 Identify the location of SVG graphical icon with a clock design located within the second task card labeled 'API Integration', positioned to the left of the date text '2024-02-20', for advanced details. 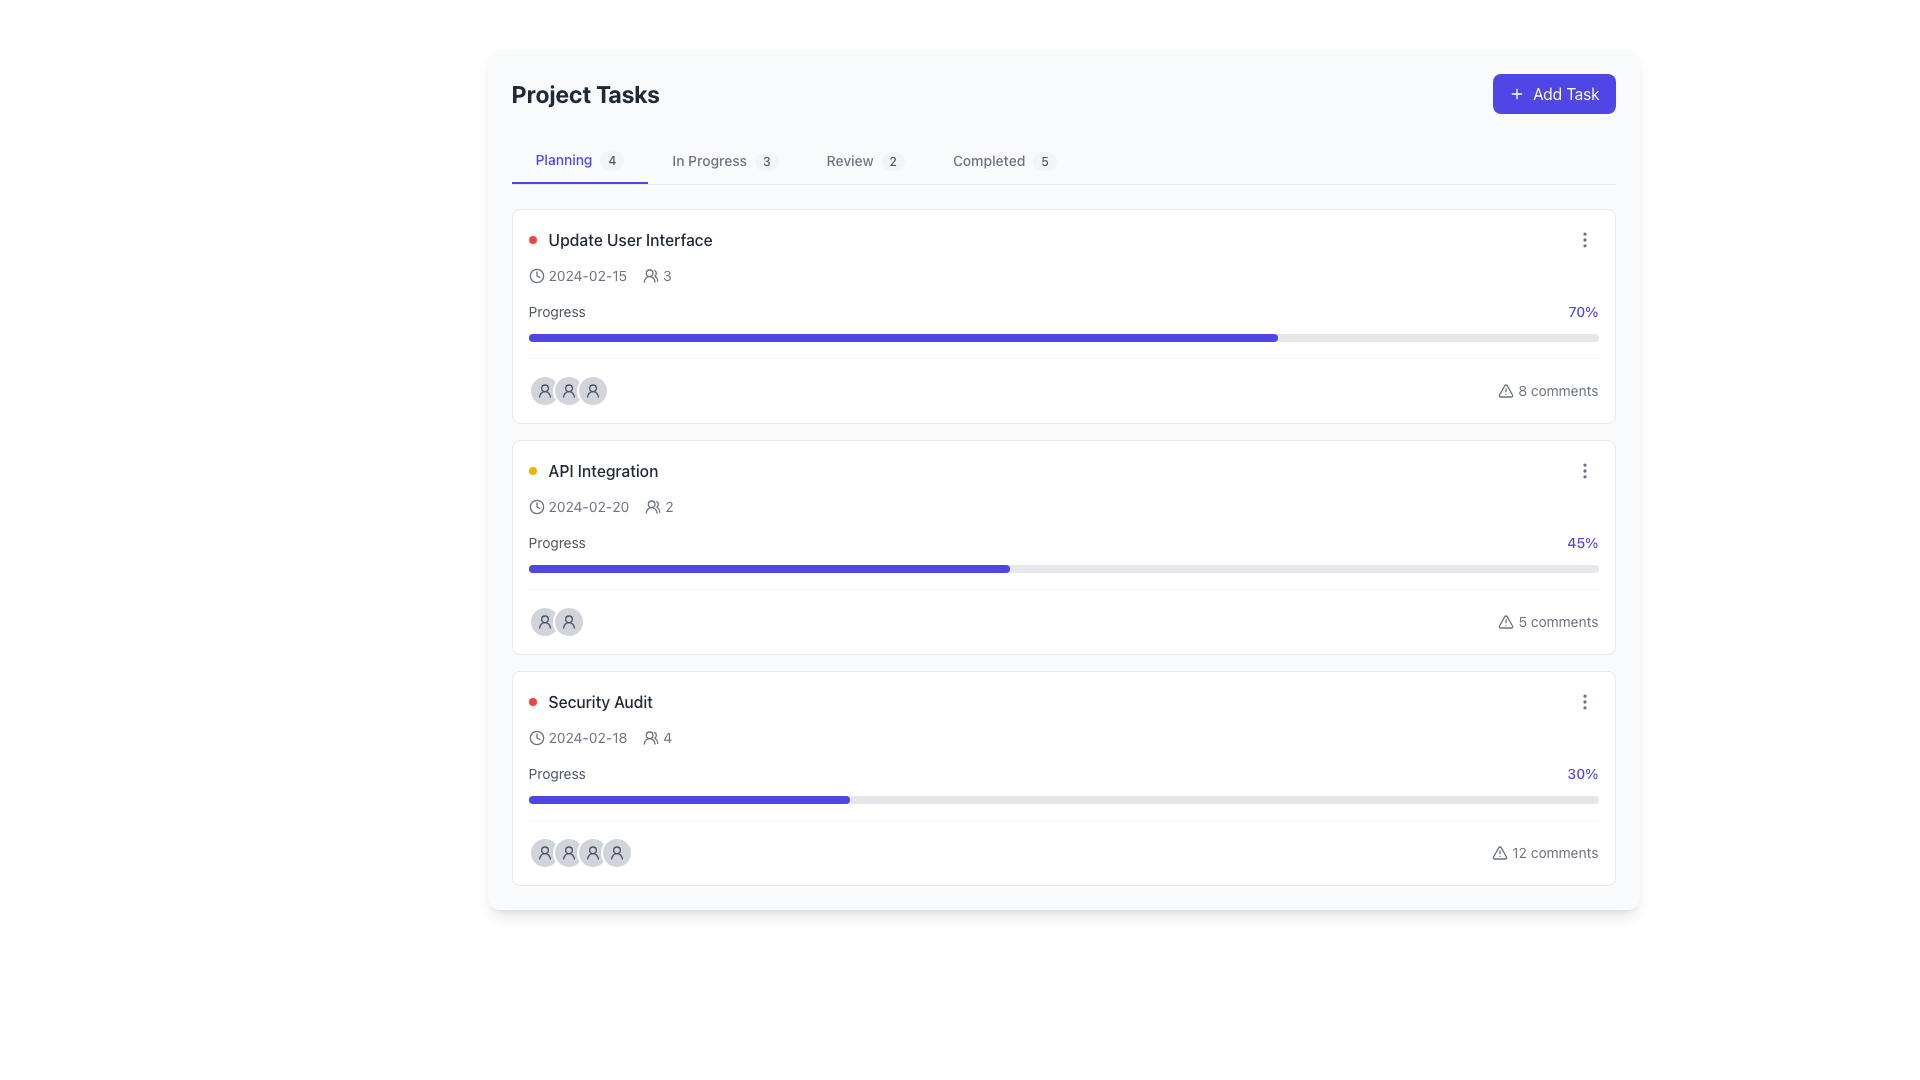
(536, 505).